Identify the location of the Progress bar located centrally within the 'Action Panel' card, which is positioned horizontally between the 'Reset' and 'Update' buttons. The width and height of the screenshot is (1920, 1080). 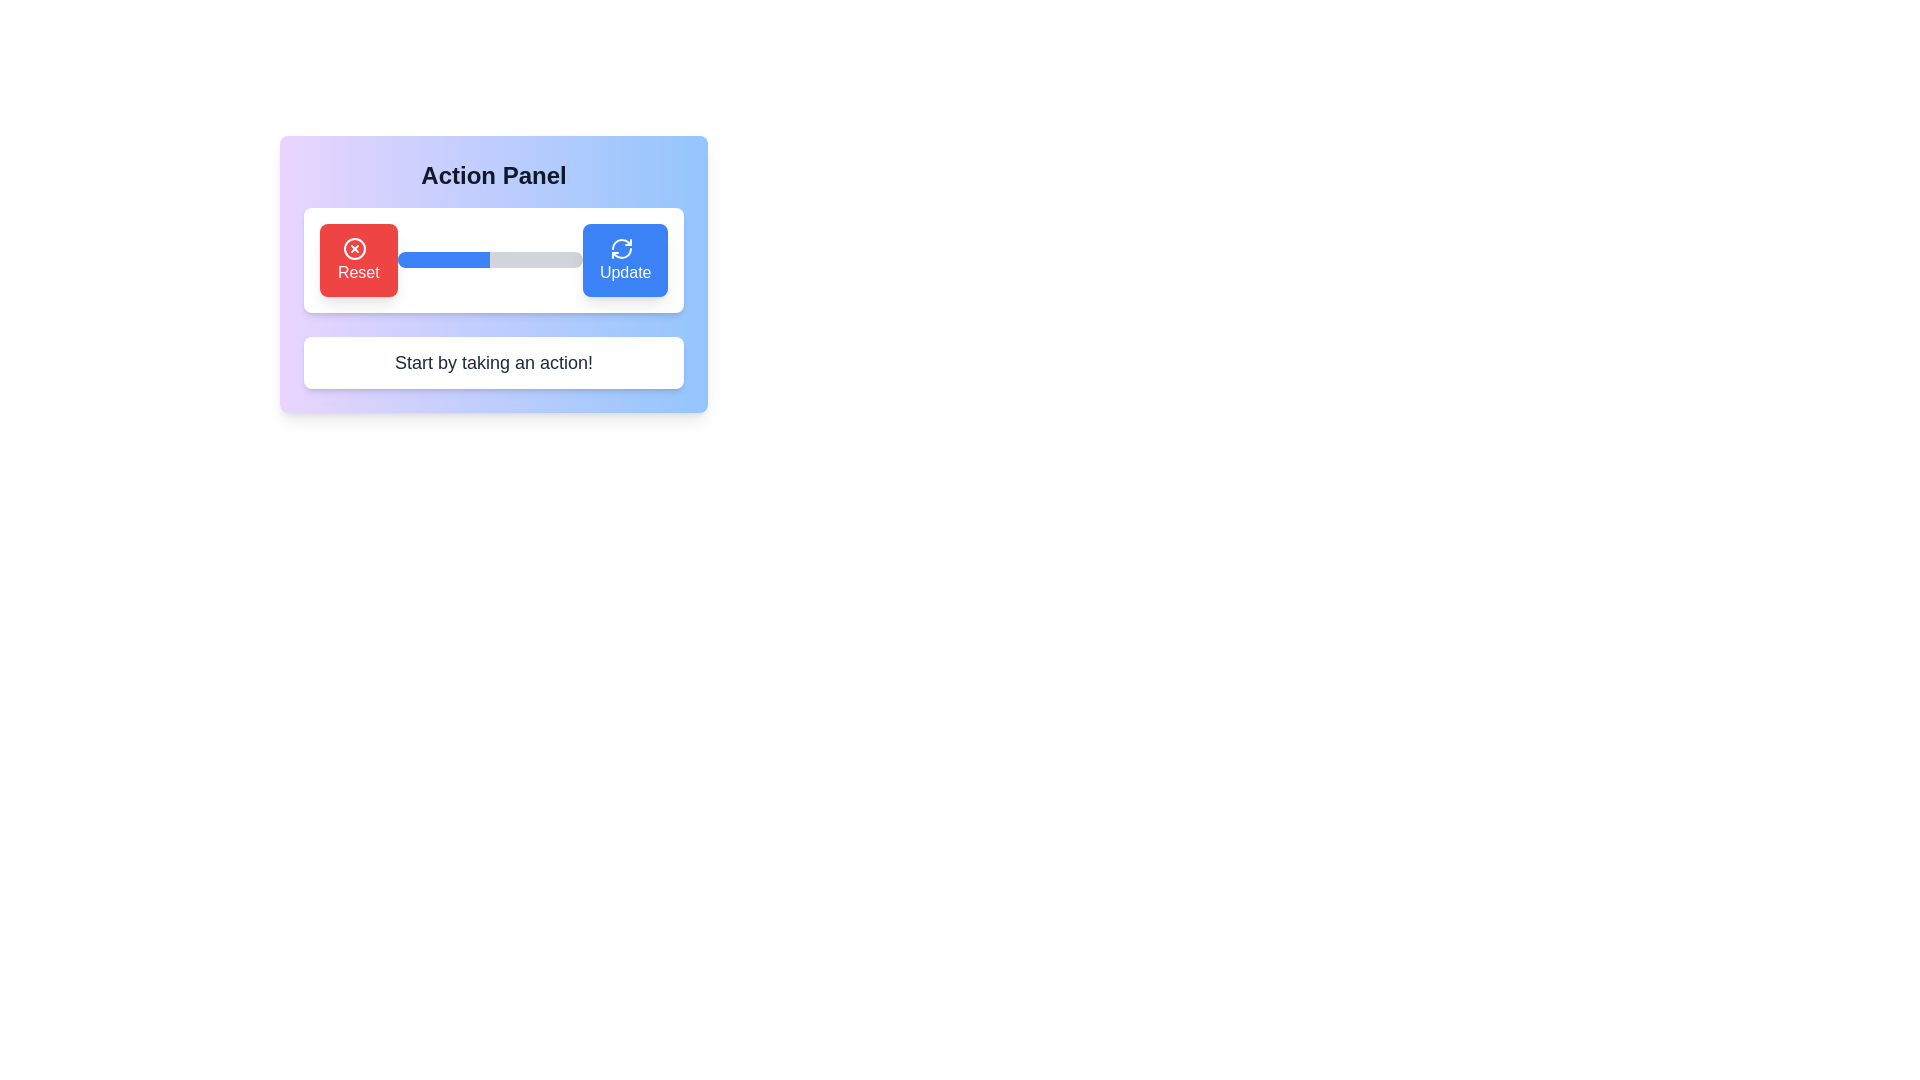
(490, 259).